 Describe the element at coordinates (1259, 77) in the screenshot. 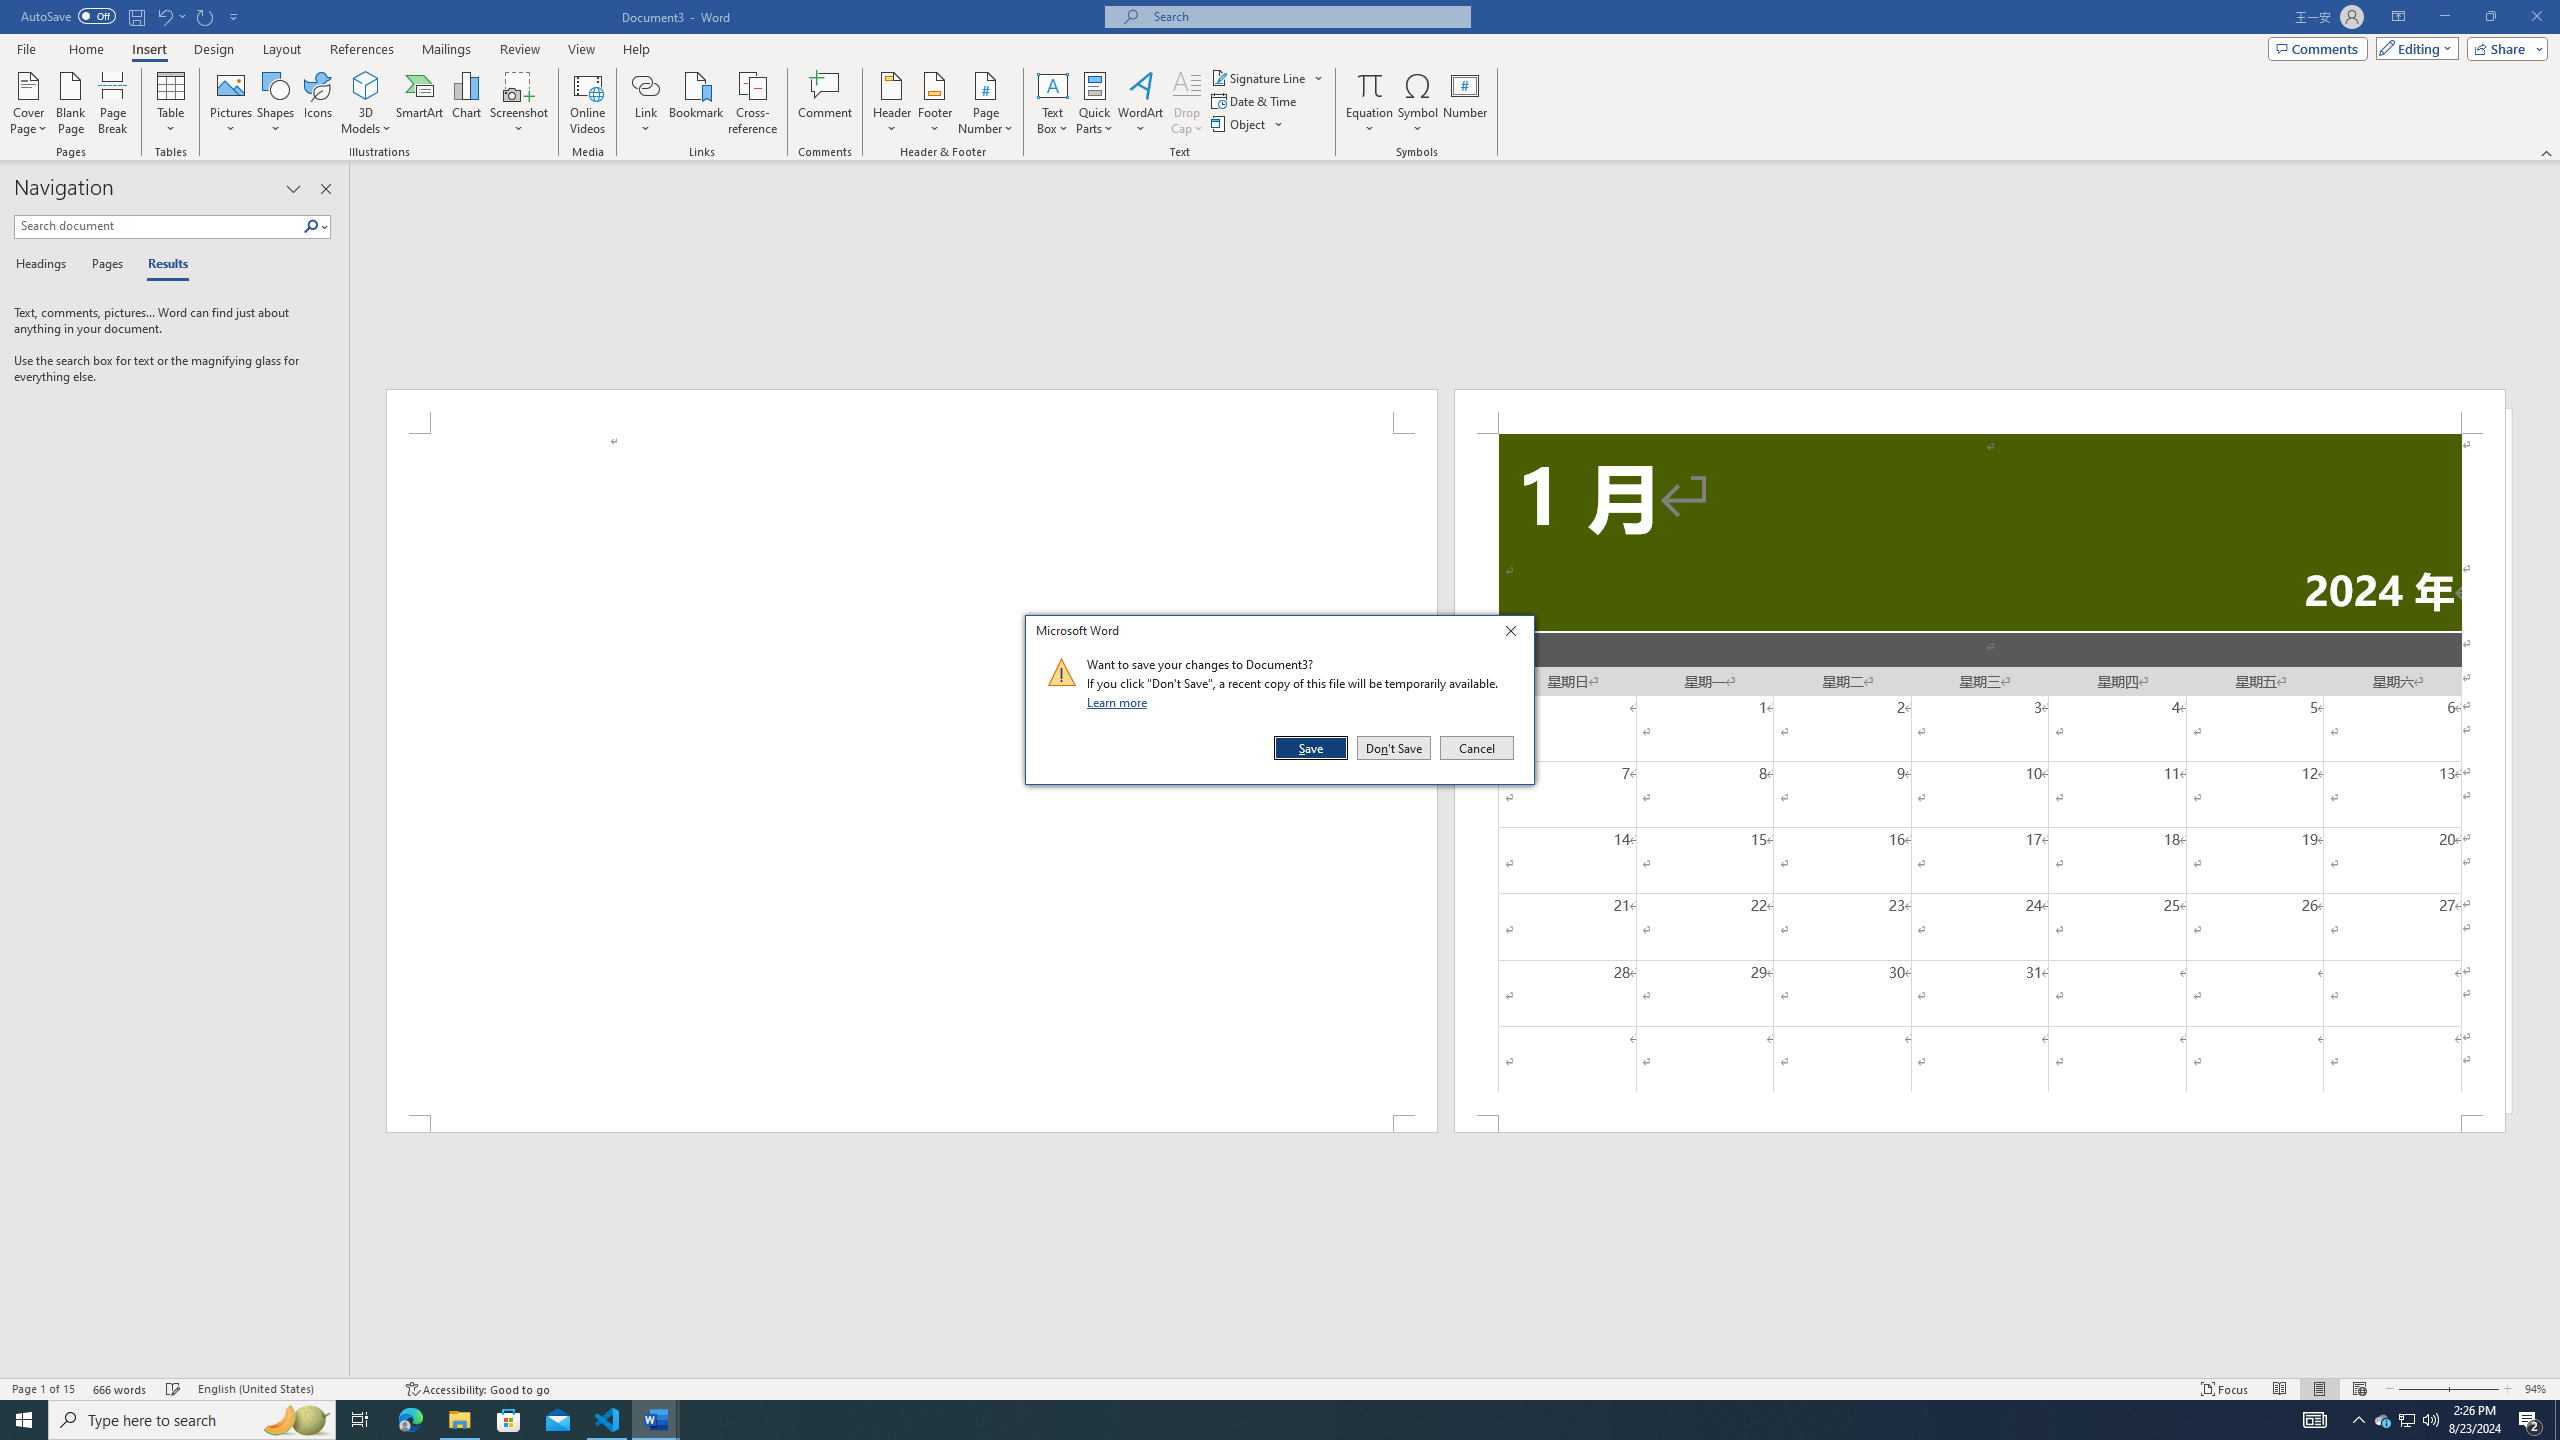

I see `'Signature Line'` at that location.